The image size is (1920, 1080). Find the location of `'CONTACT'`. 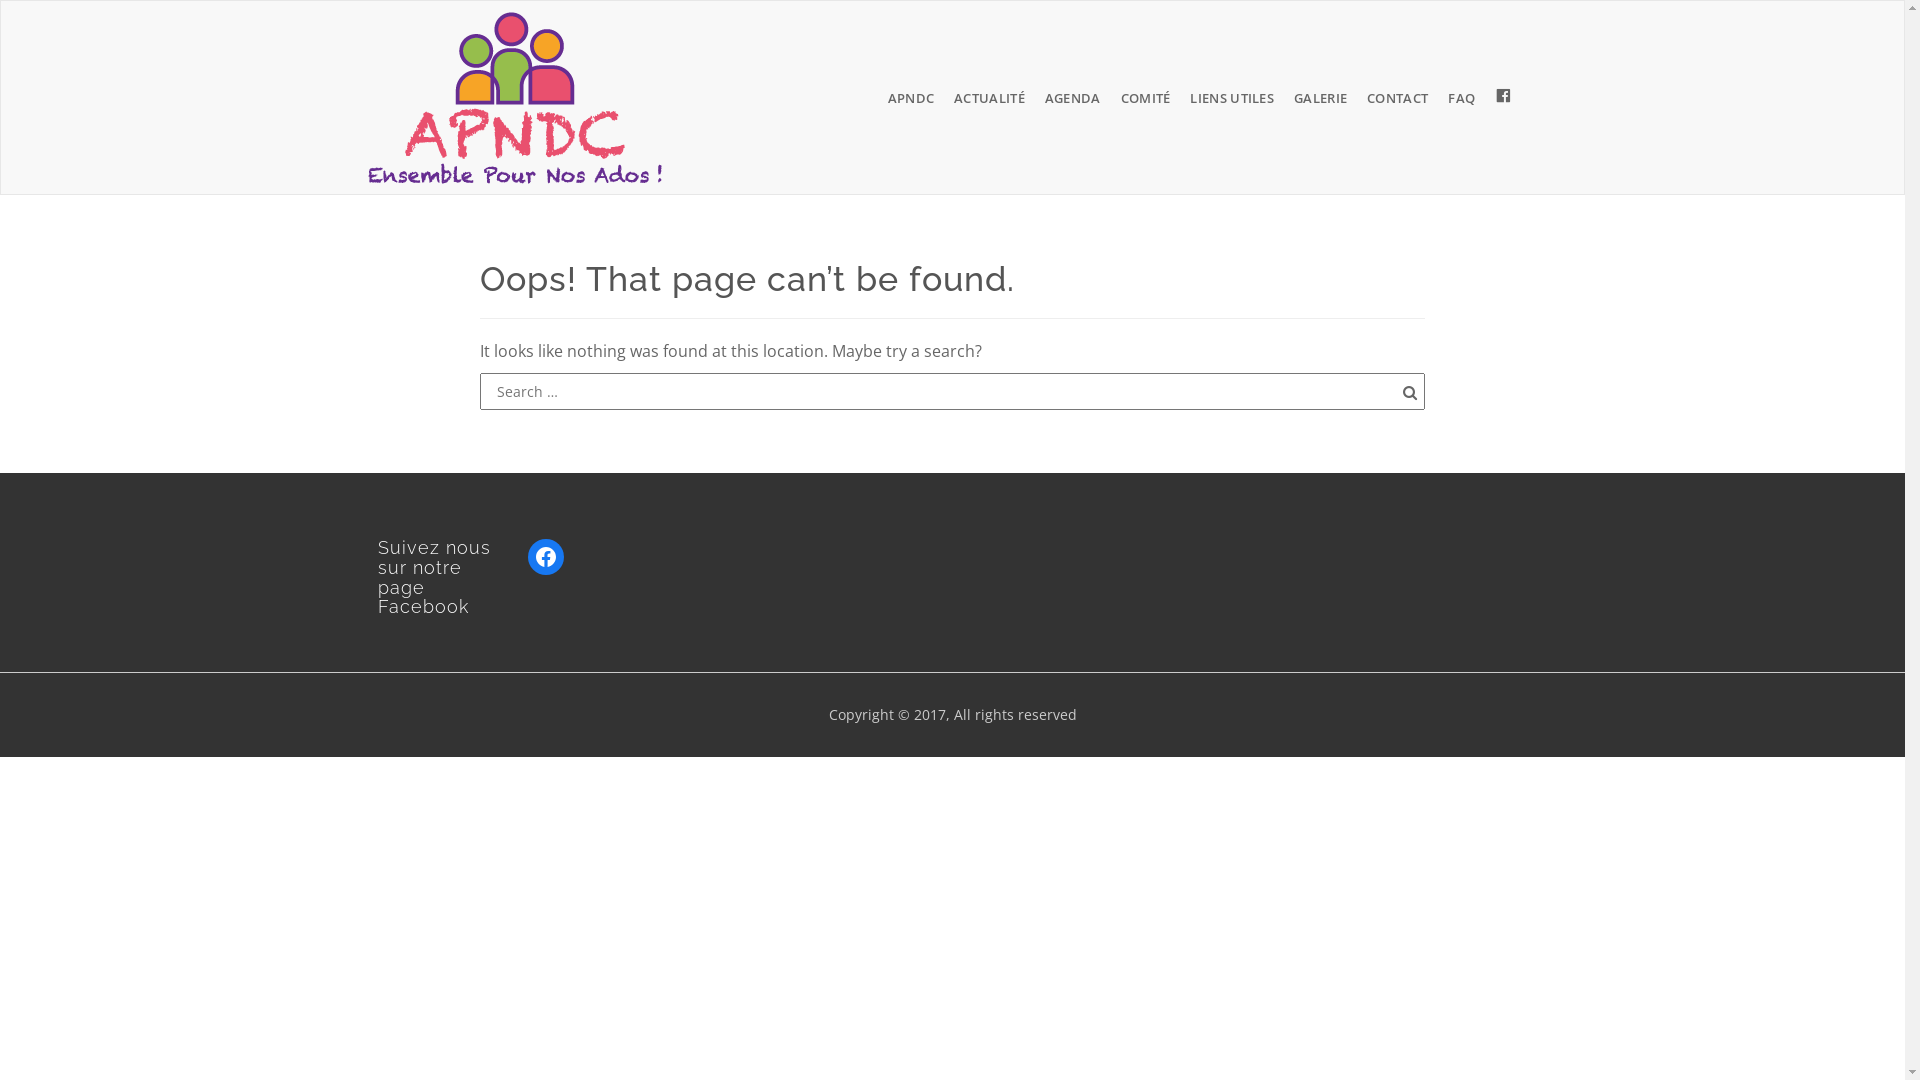

'CONTACT' is located at coordinates (1396, 97).